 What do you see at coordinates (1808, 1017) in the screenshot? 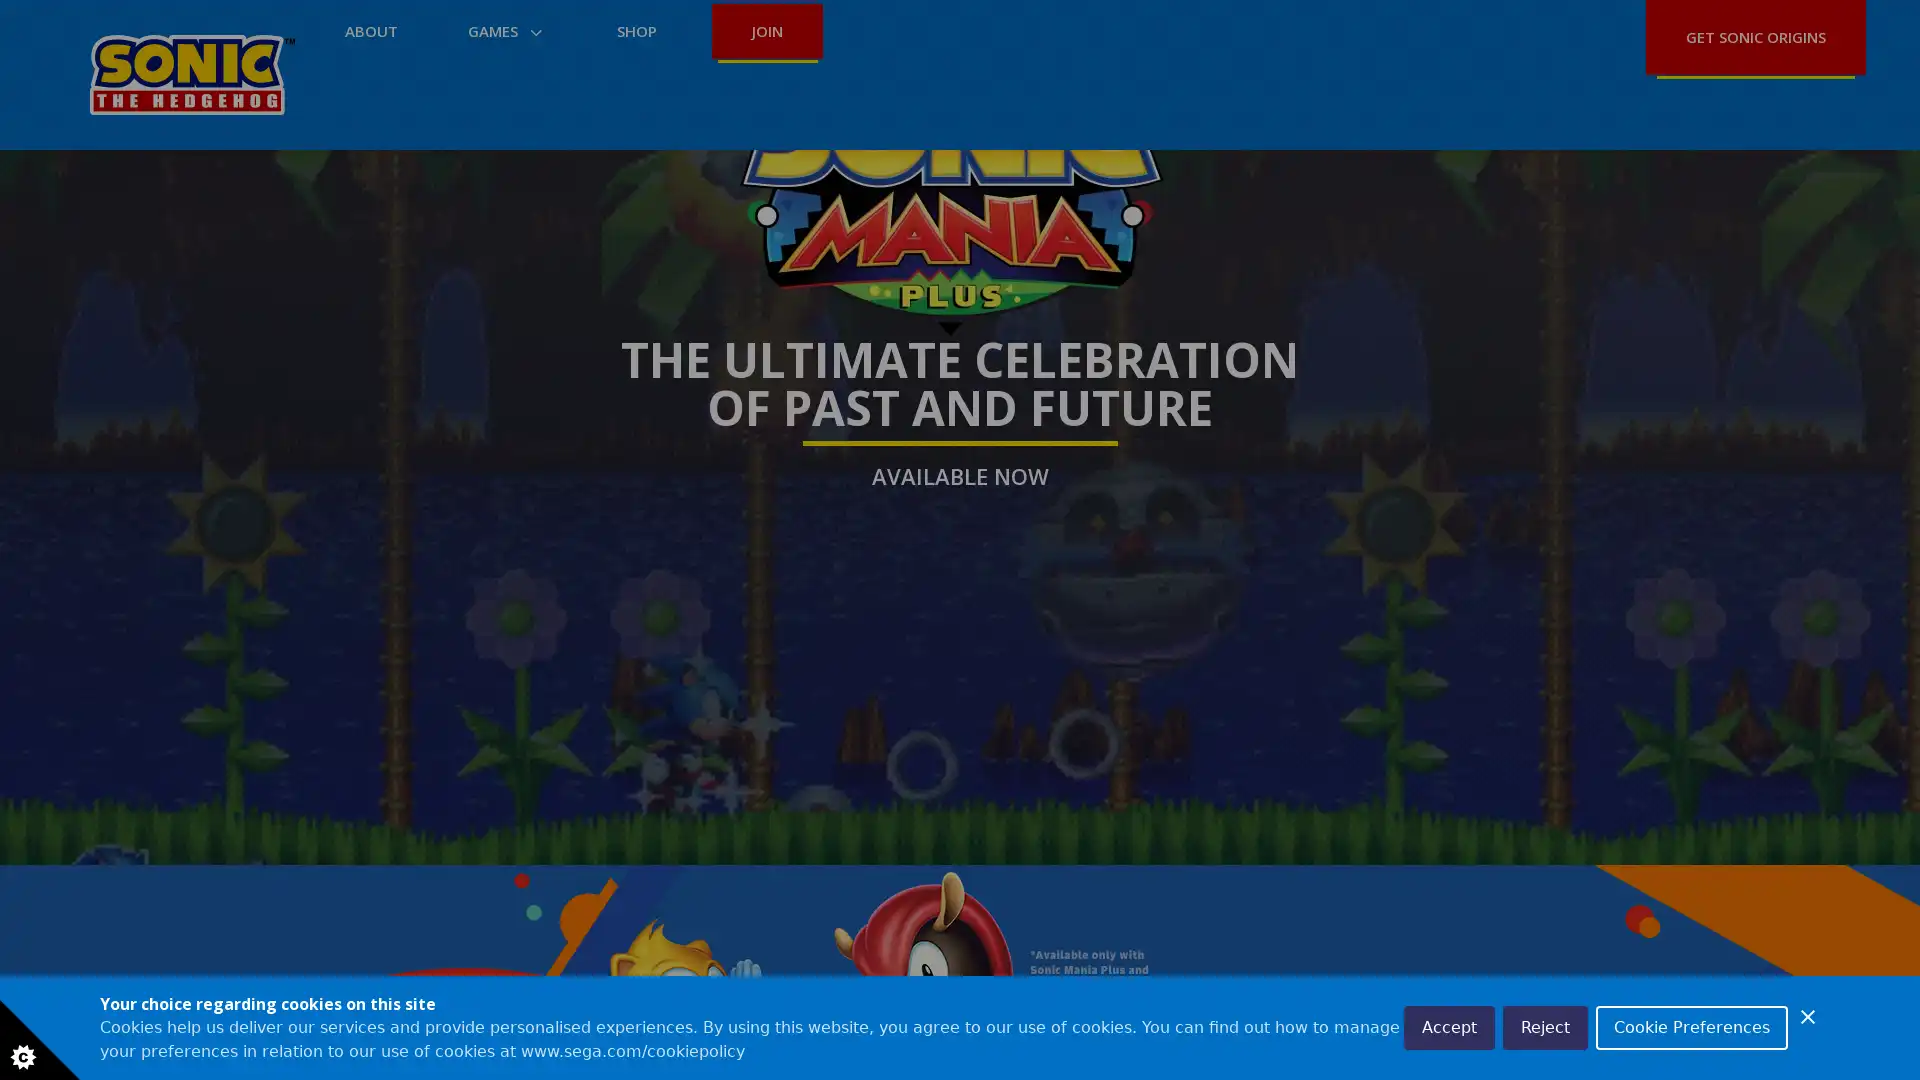
I see `Close` at bounding box center [1808, 1017].